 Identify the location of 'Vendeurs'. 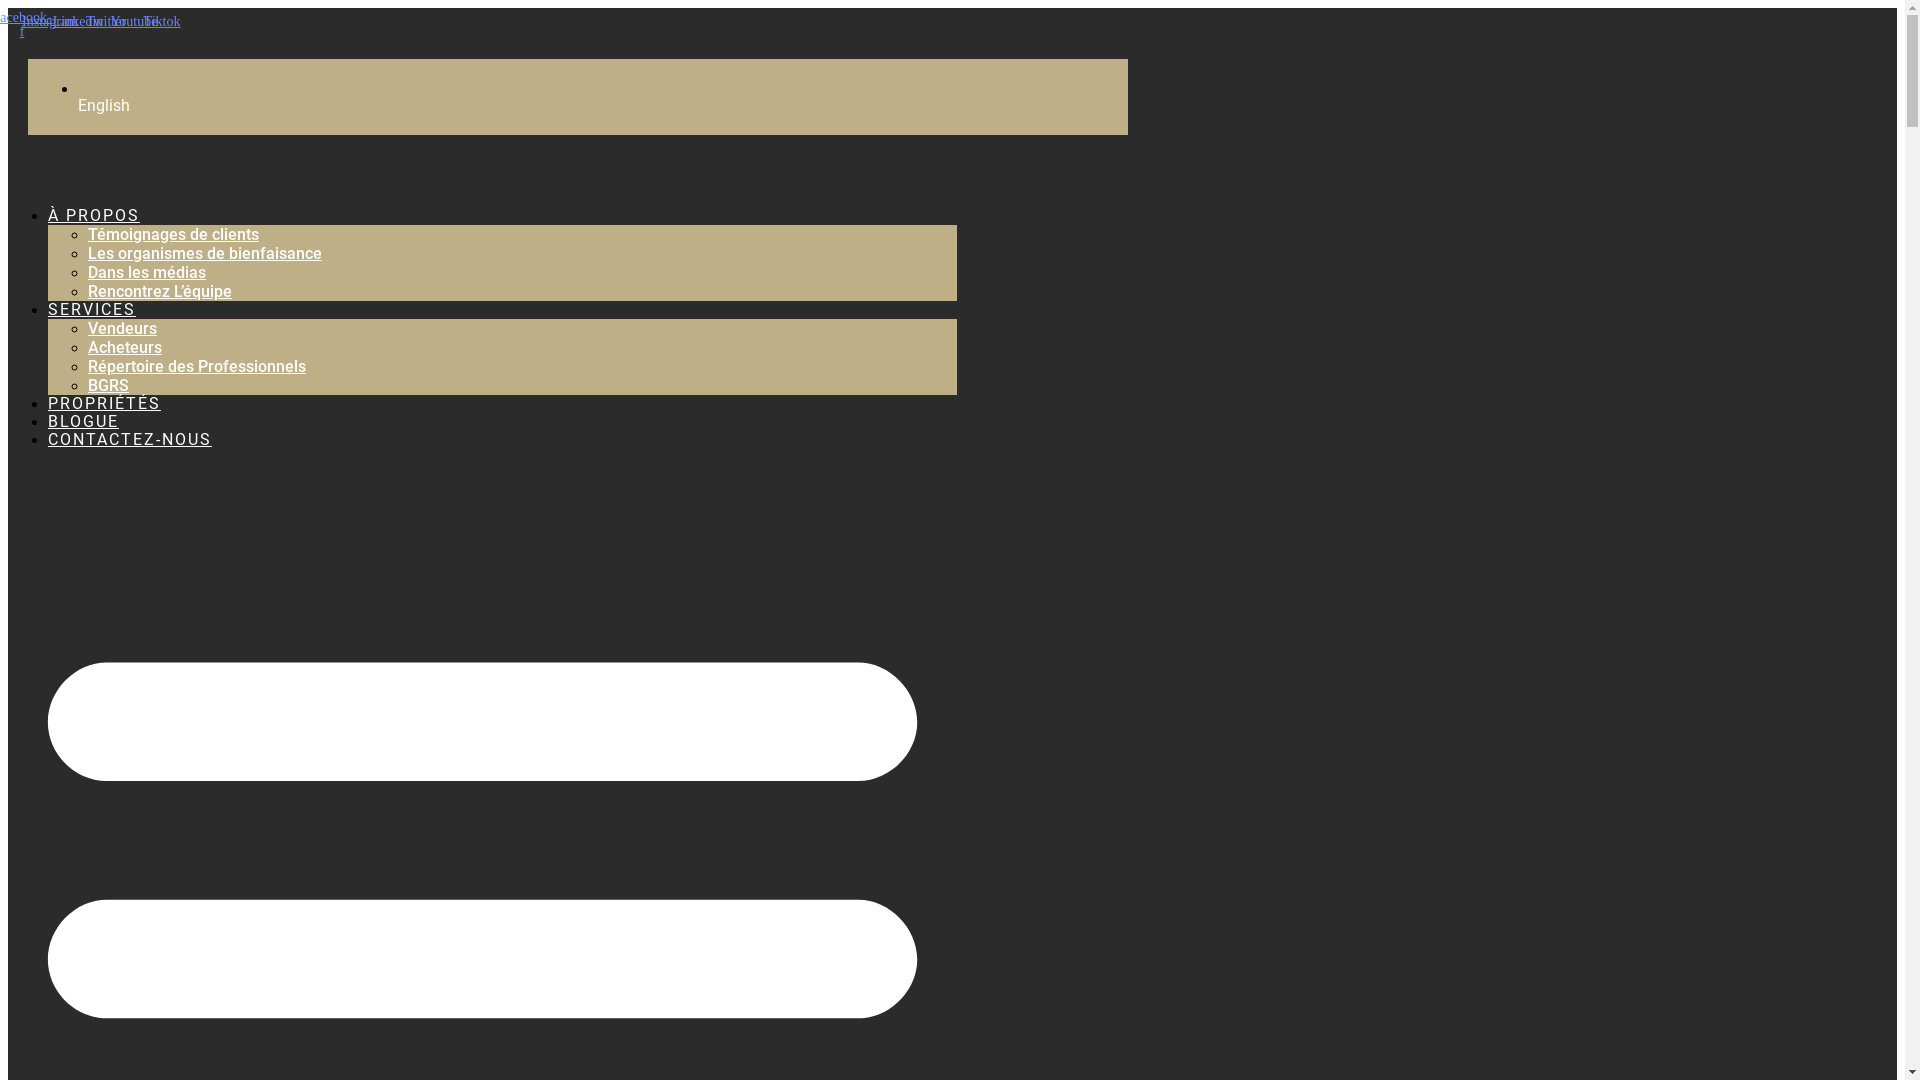
(86, 327).